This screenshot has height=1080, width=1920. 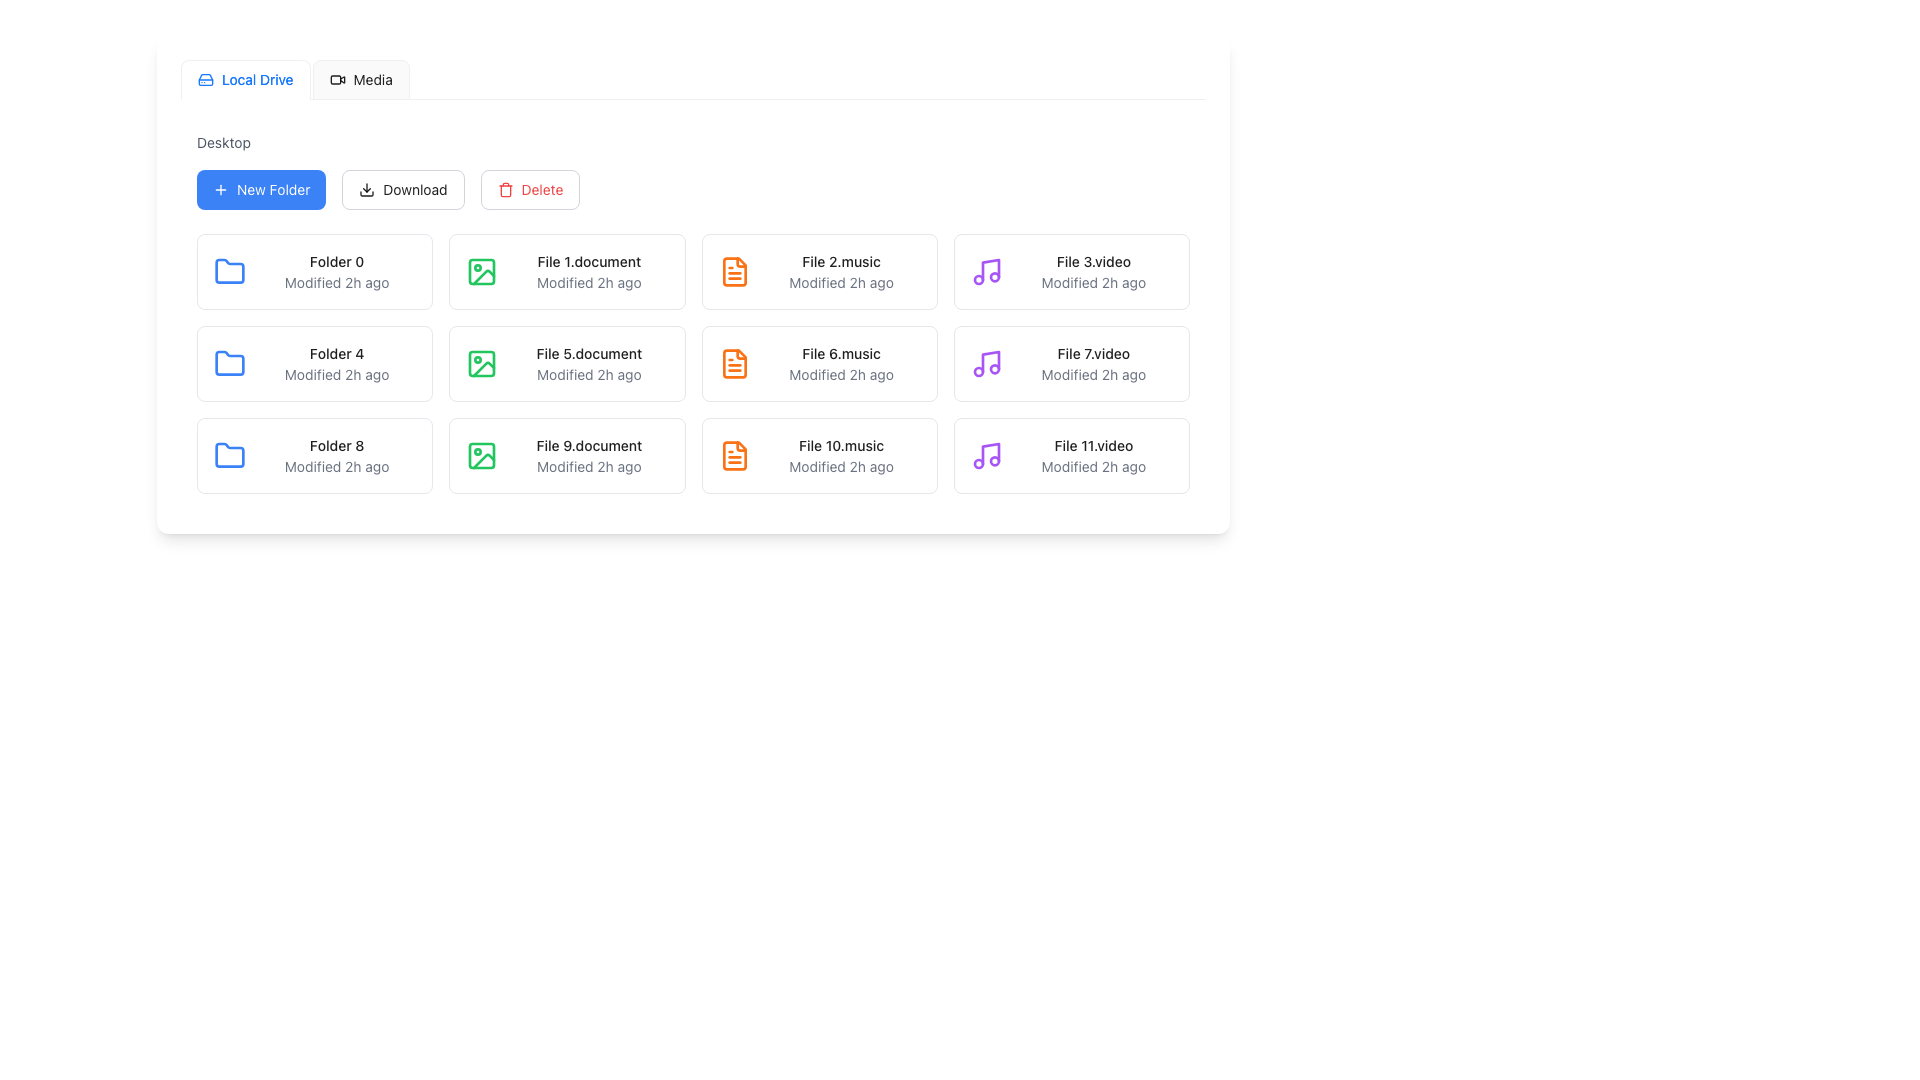 What do you see at coordinates (588, 261) in the screenshot?
I see `the text label labeled 'File 1.document' which appears in the first row and second column of the grid structure` at bounding box center [588, 261].